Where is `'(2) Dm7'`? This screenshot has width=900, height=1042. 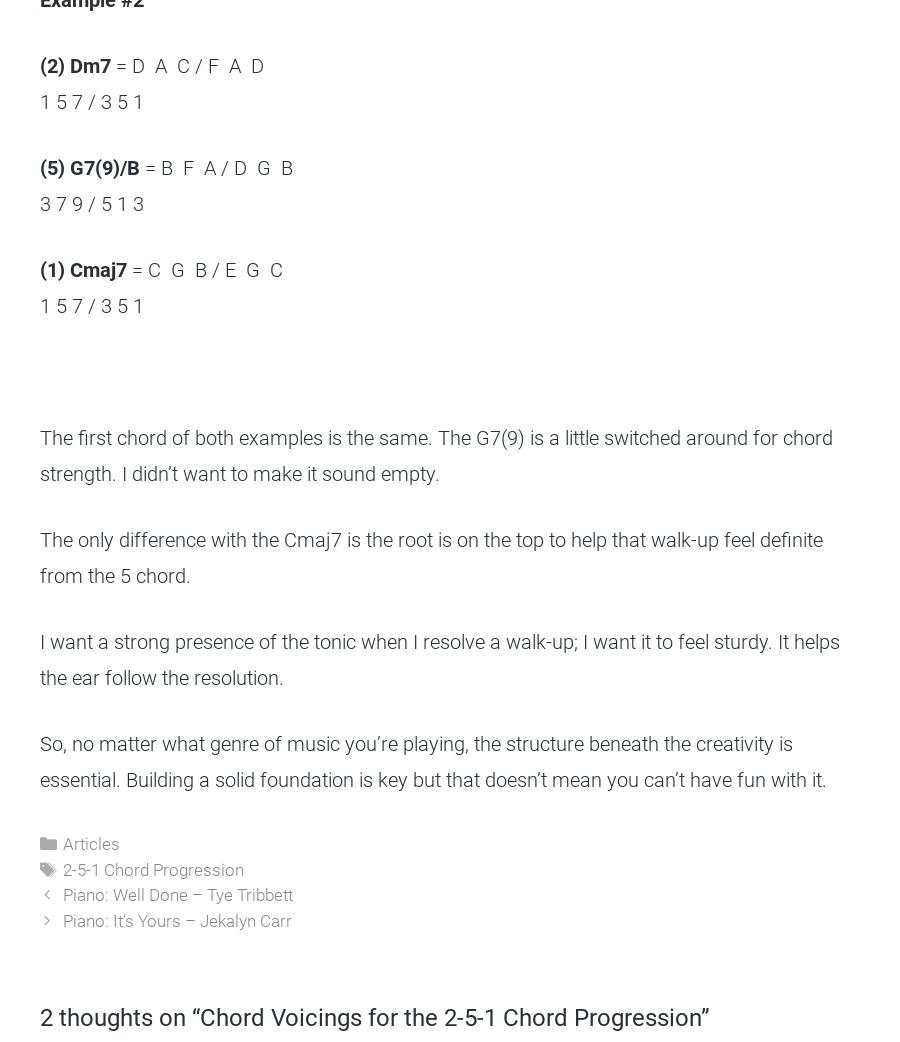 '(2) Dm7' is located at coordinates (38, 64).